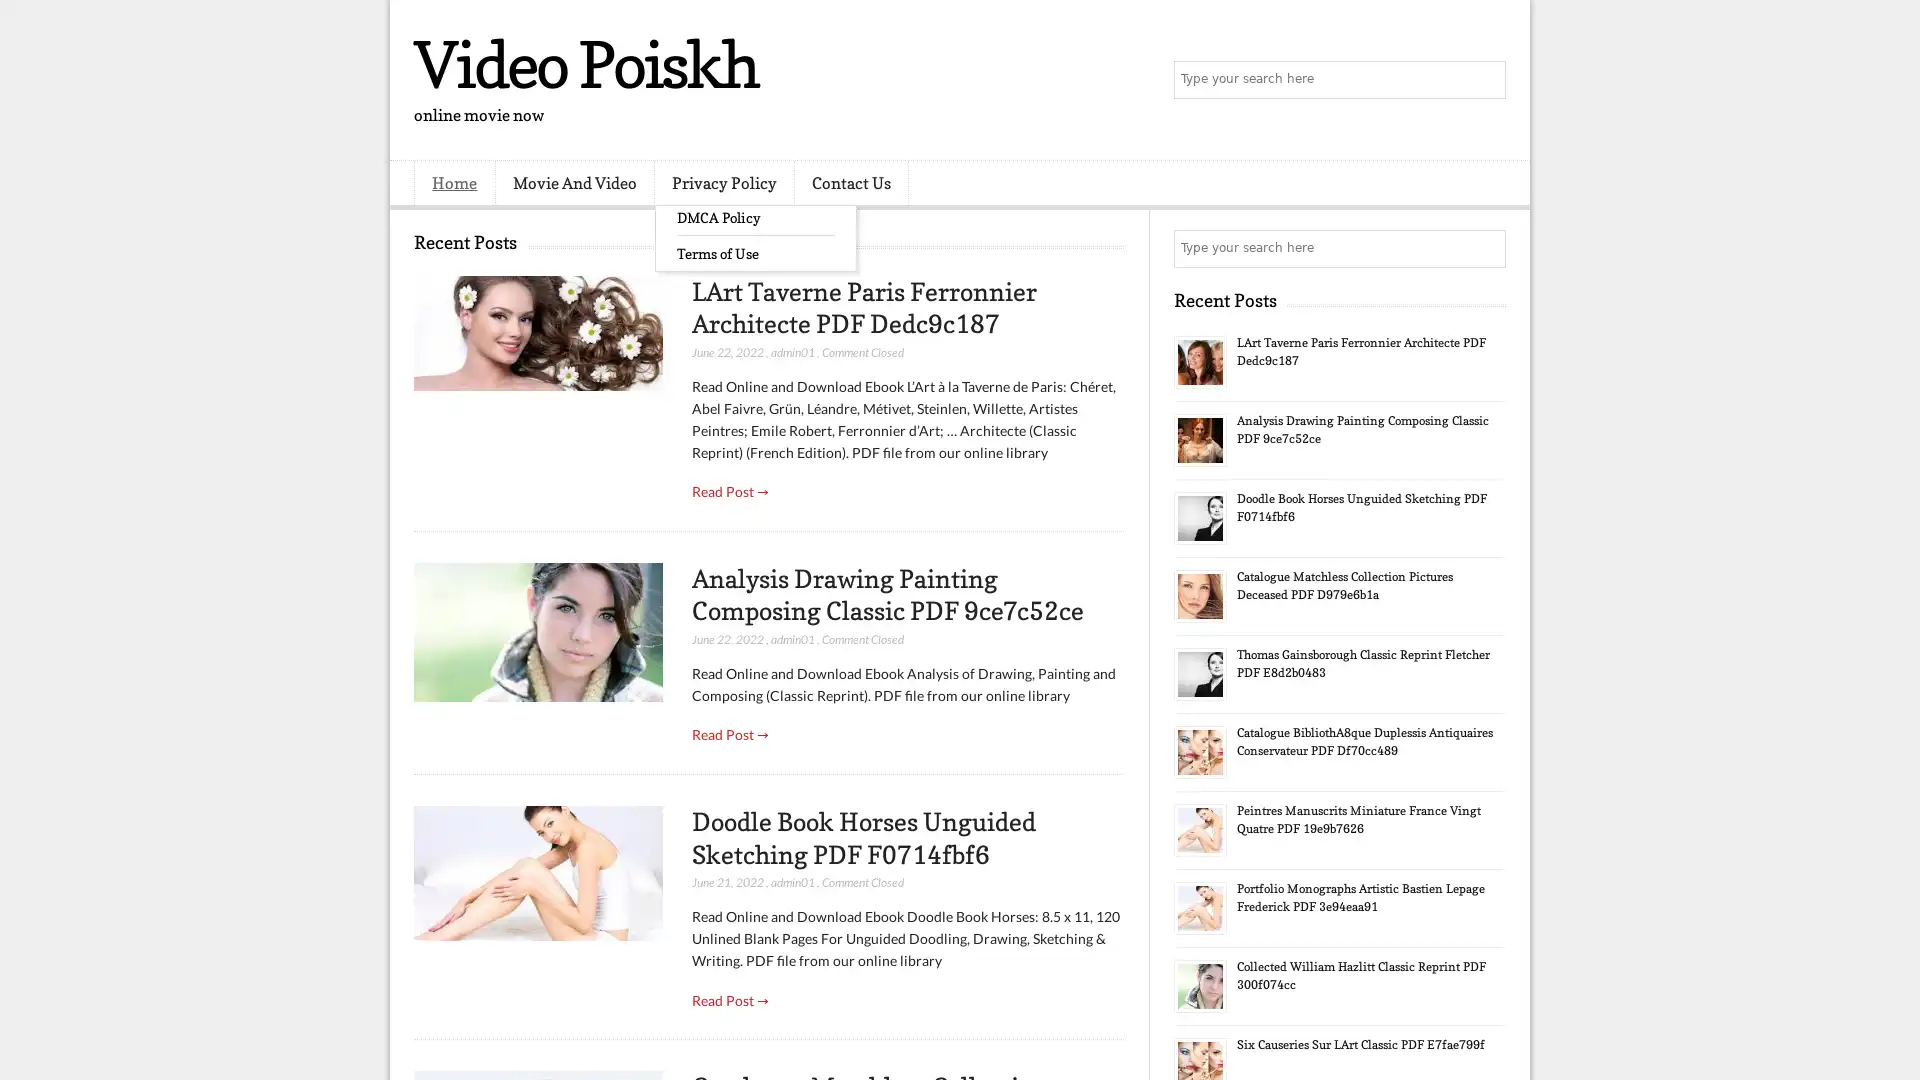  I want to click on Search, so click(1485, 80).